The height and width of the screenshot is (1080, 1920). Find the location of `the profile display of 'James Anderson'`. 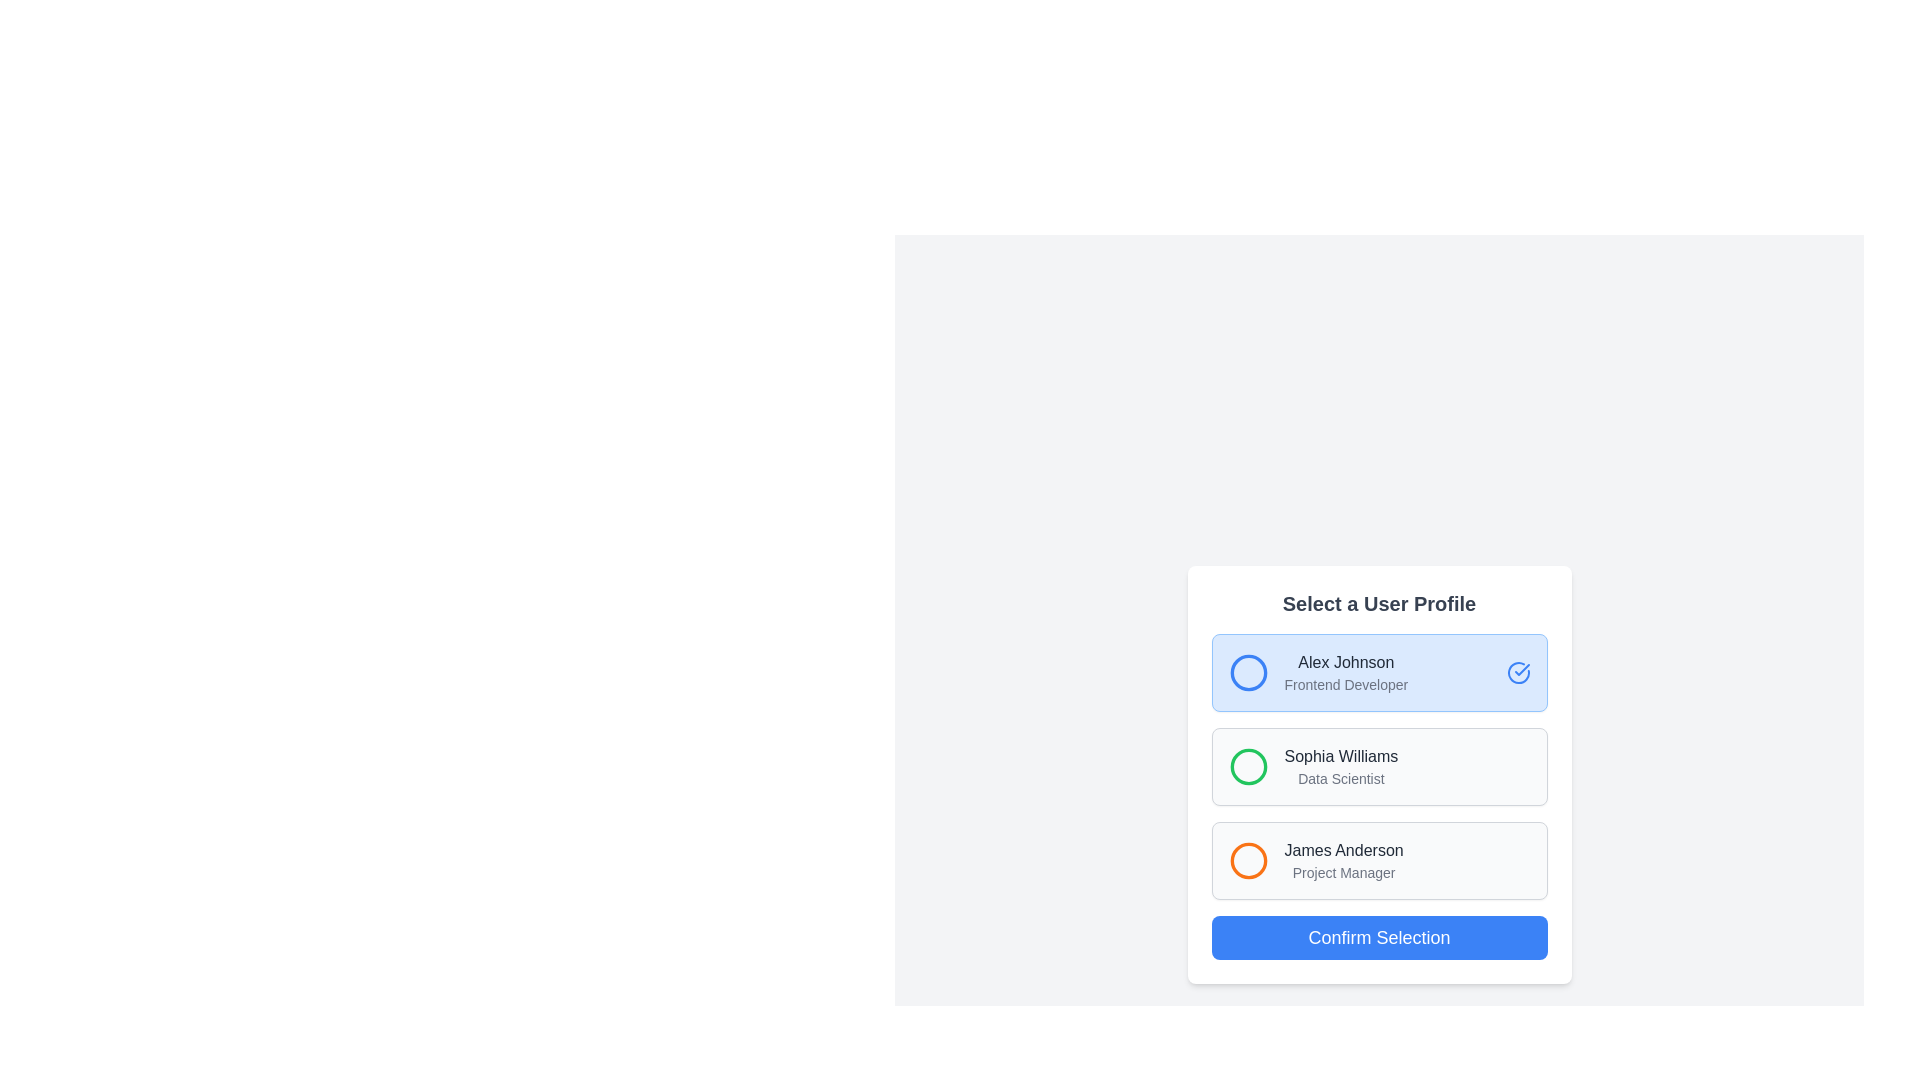

the profile display of 'James Anderson' is located at coordinates (1344, 859).